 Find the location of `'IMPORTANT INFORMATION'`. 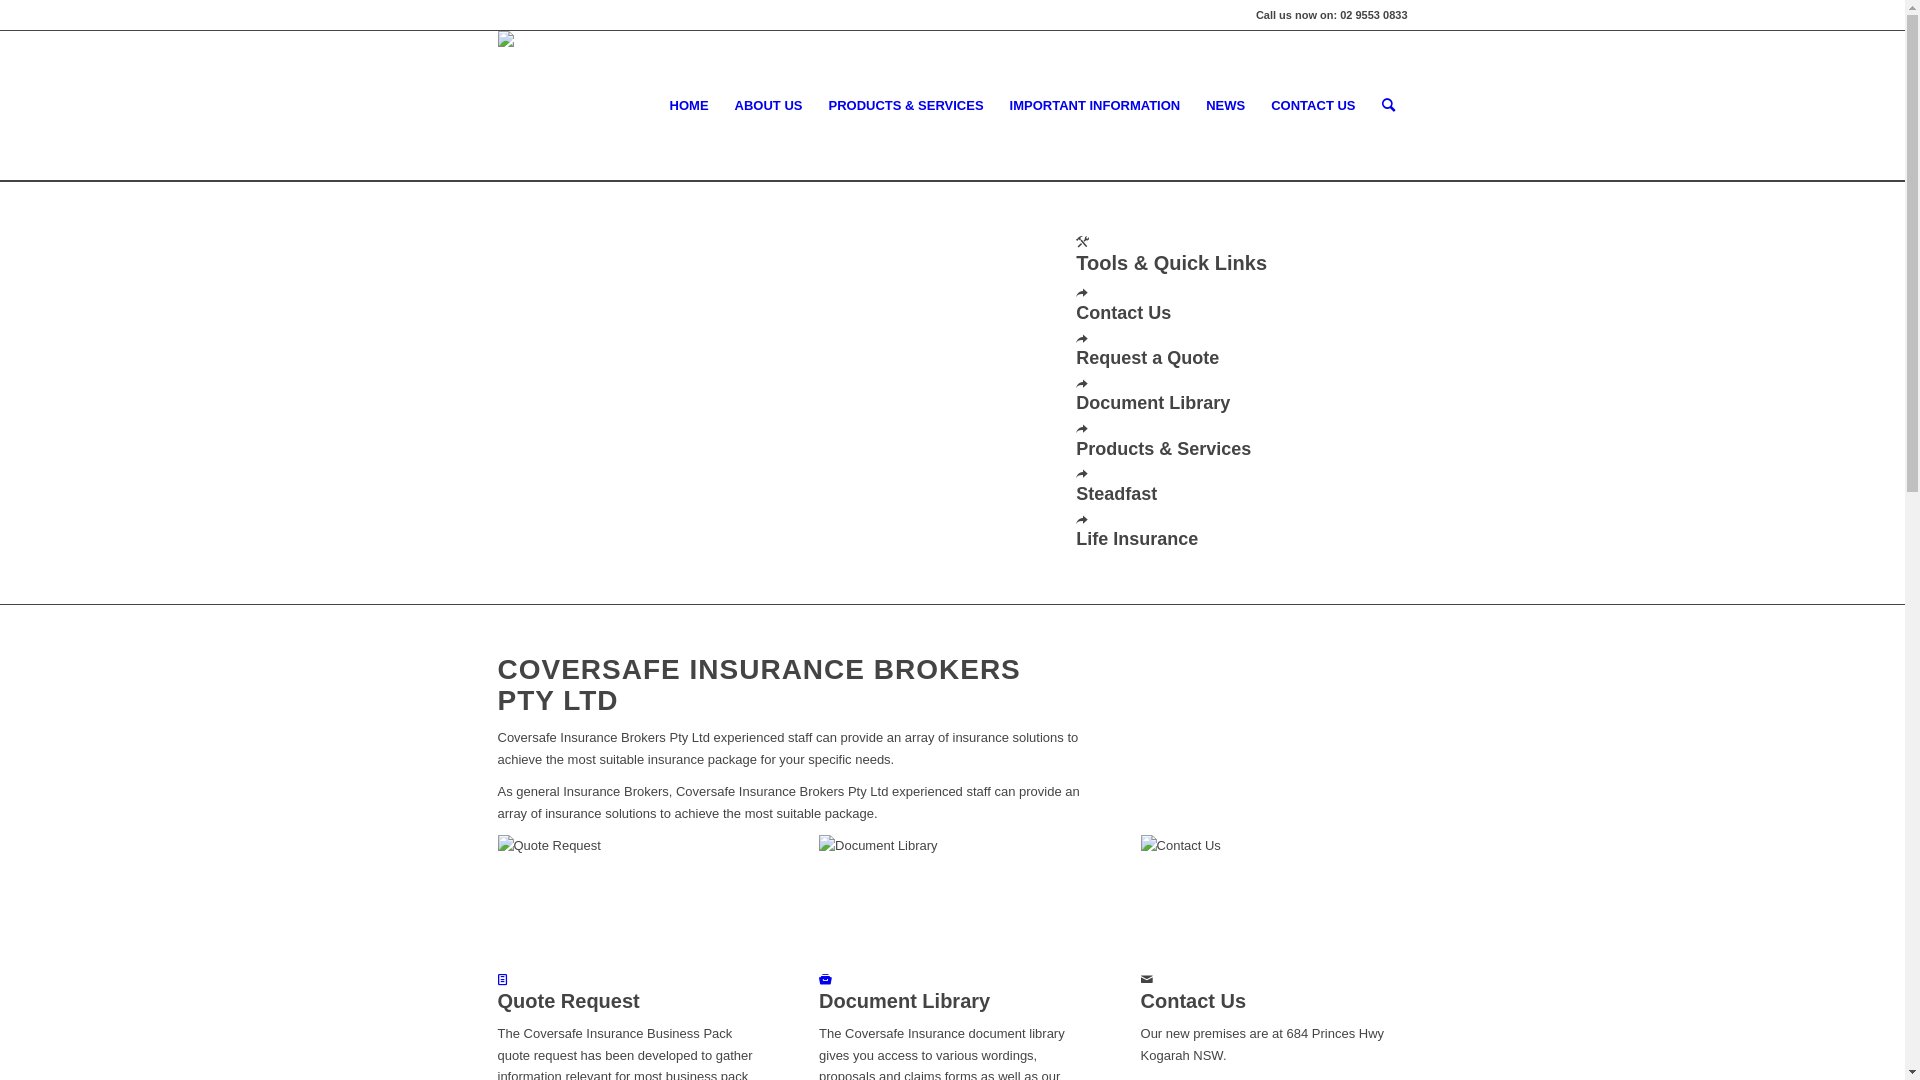

'IMPORTANT INFORMATION' is located at coordinates (1094, 105).